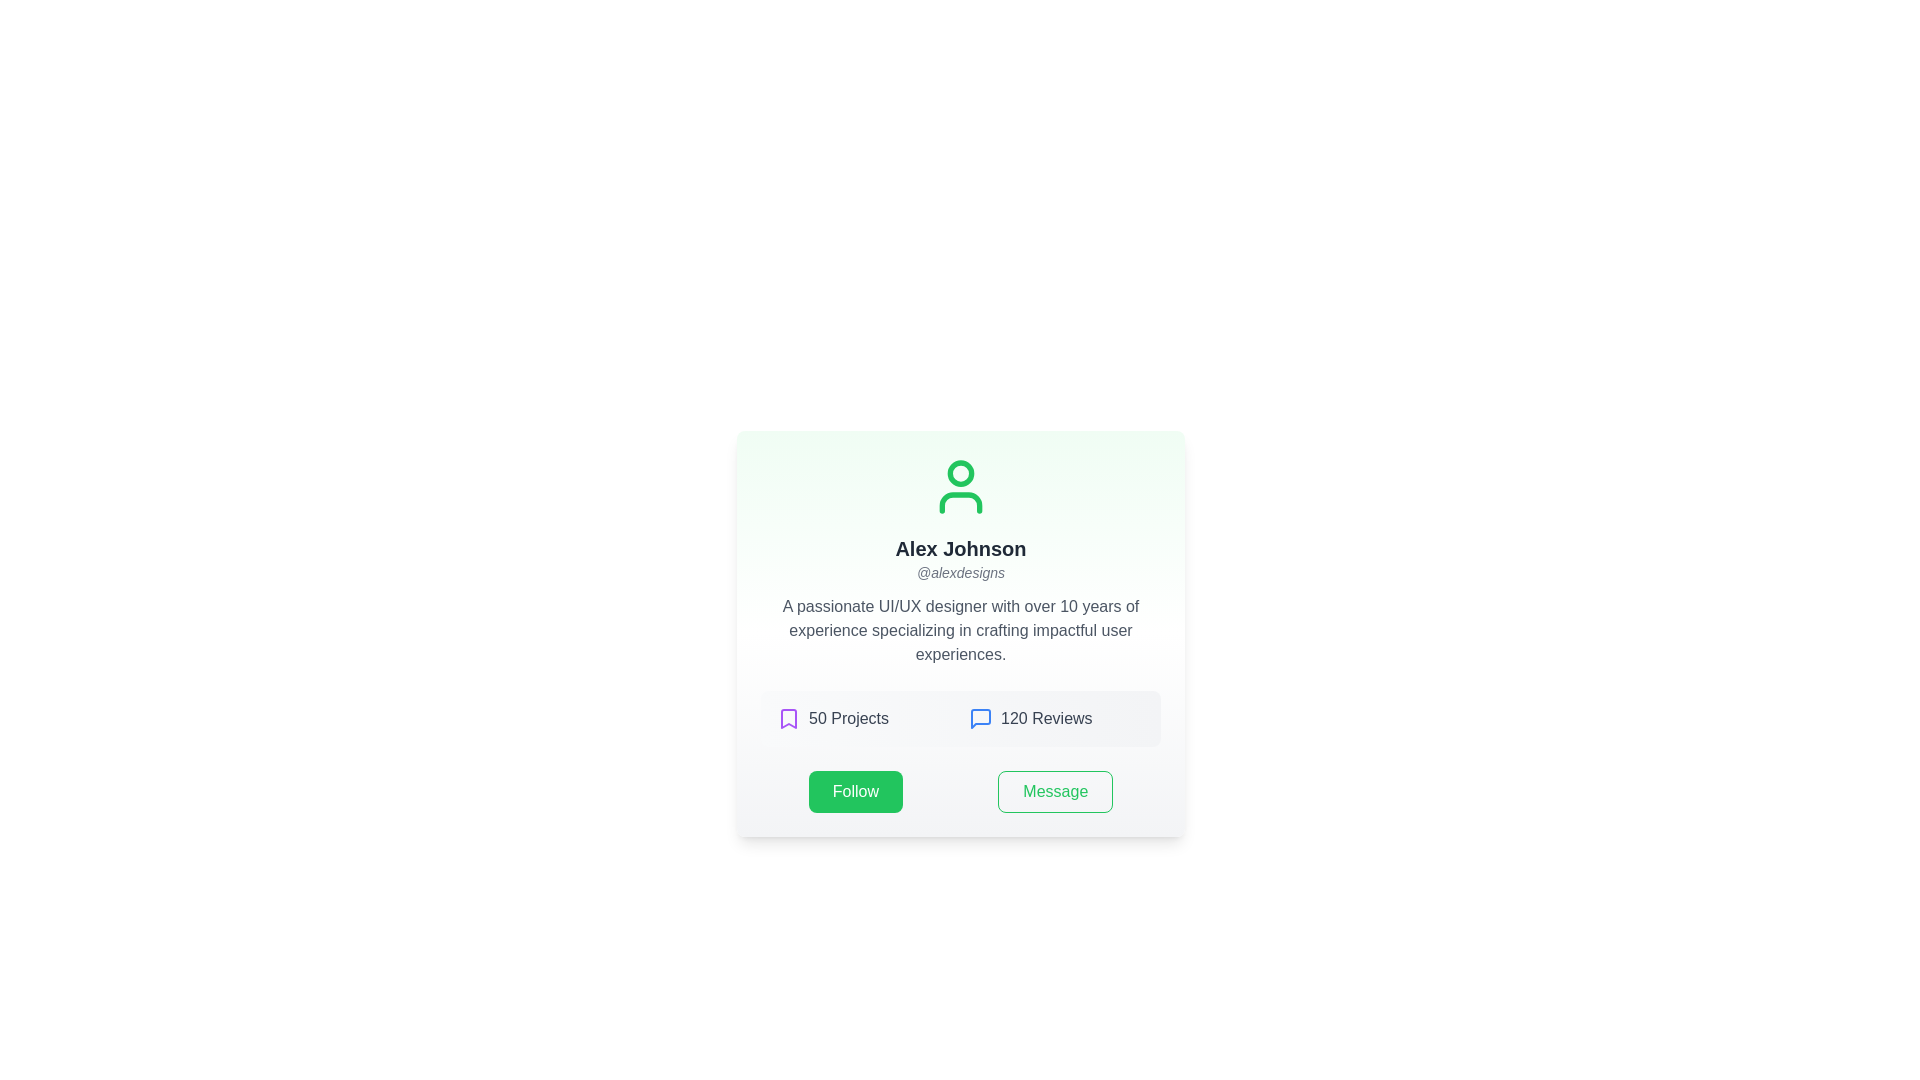 The width and height of the screenshot is (1920, 1080). Describe the element at coordinates (960, 573) in the screenshot. I see `the text label displaying '@alexdesigns', which is gray, italicized, and located below 'Alex Johnson' in the upper-middle part of the interface` at that location.